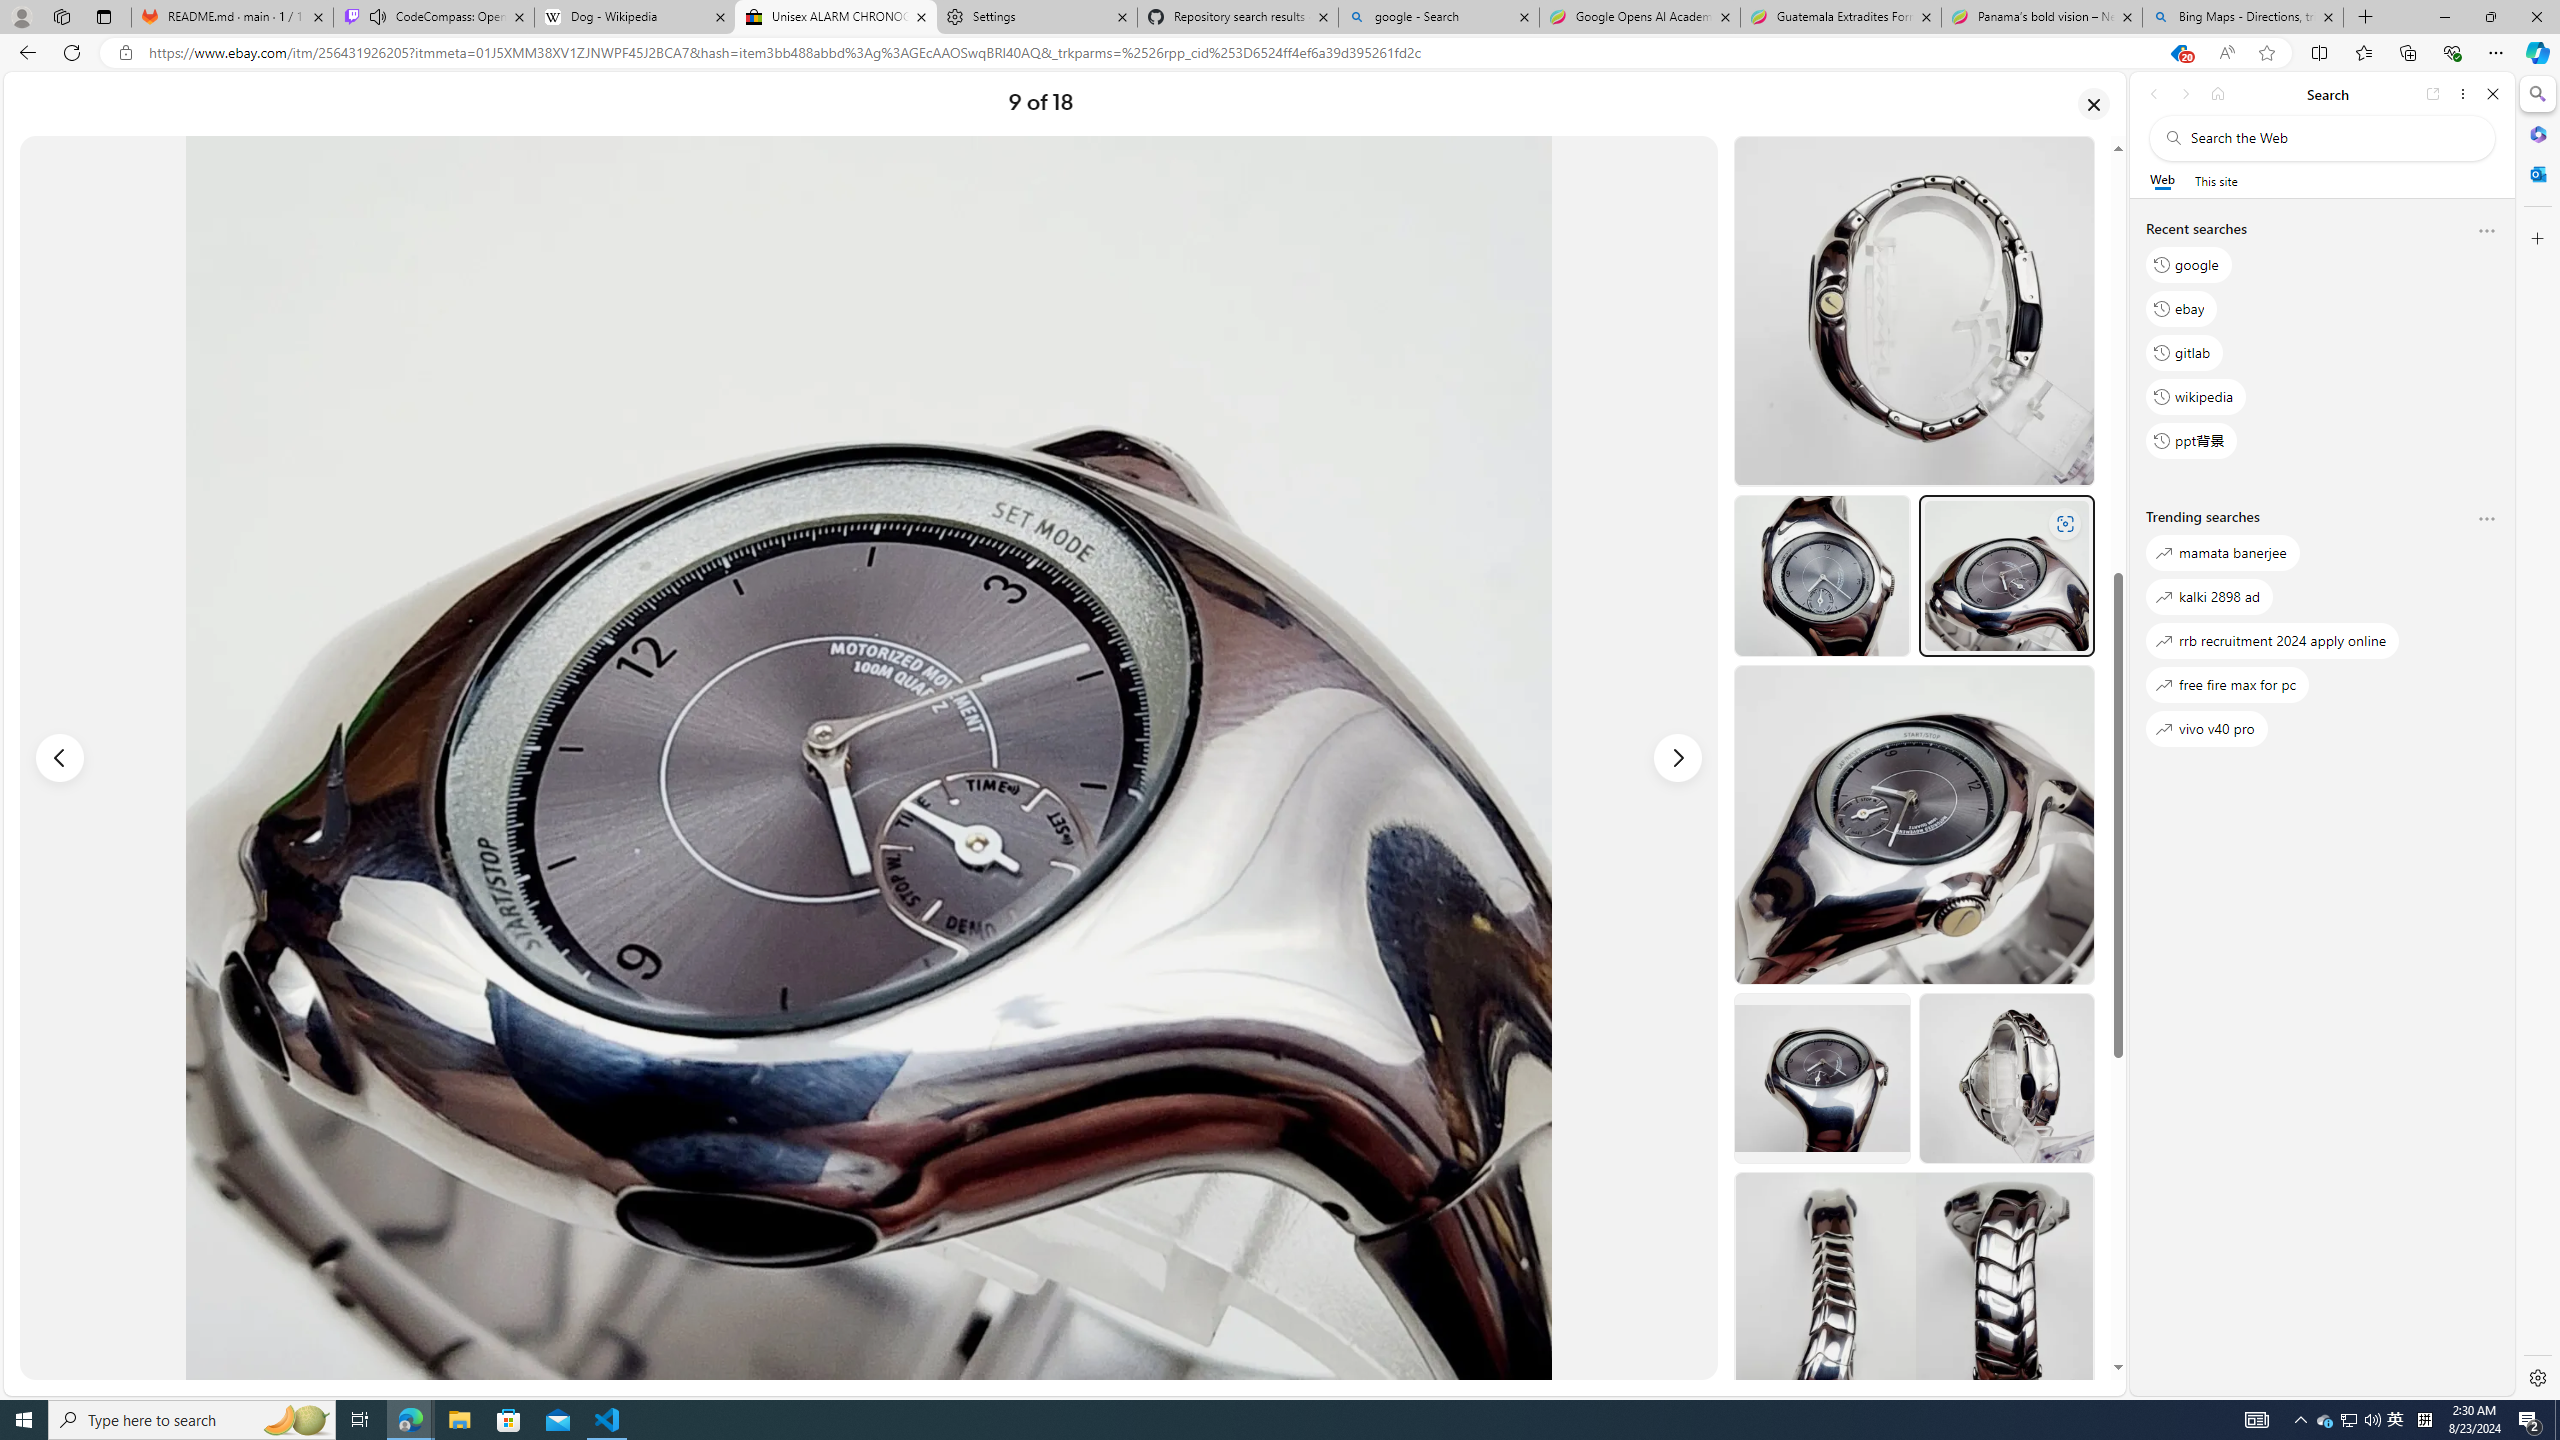  I want to click on 'Previous image - Item images thumbnails', so click(60, 758).